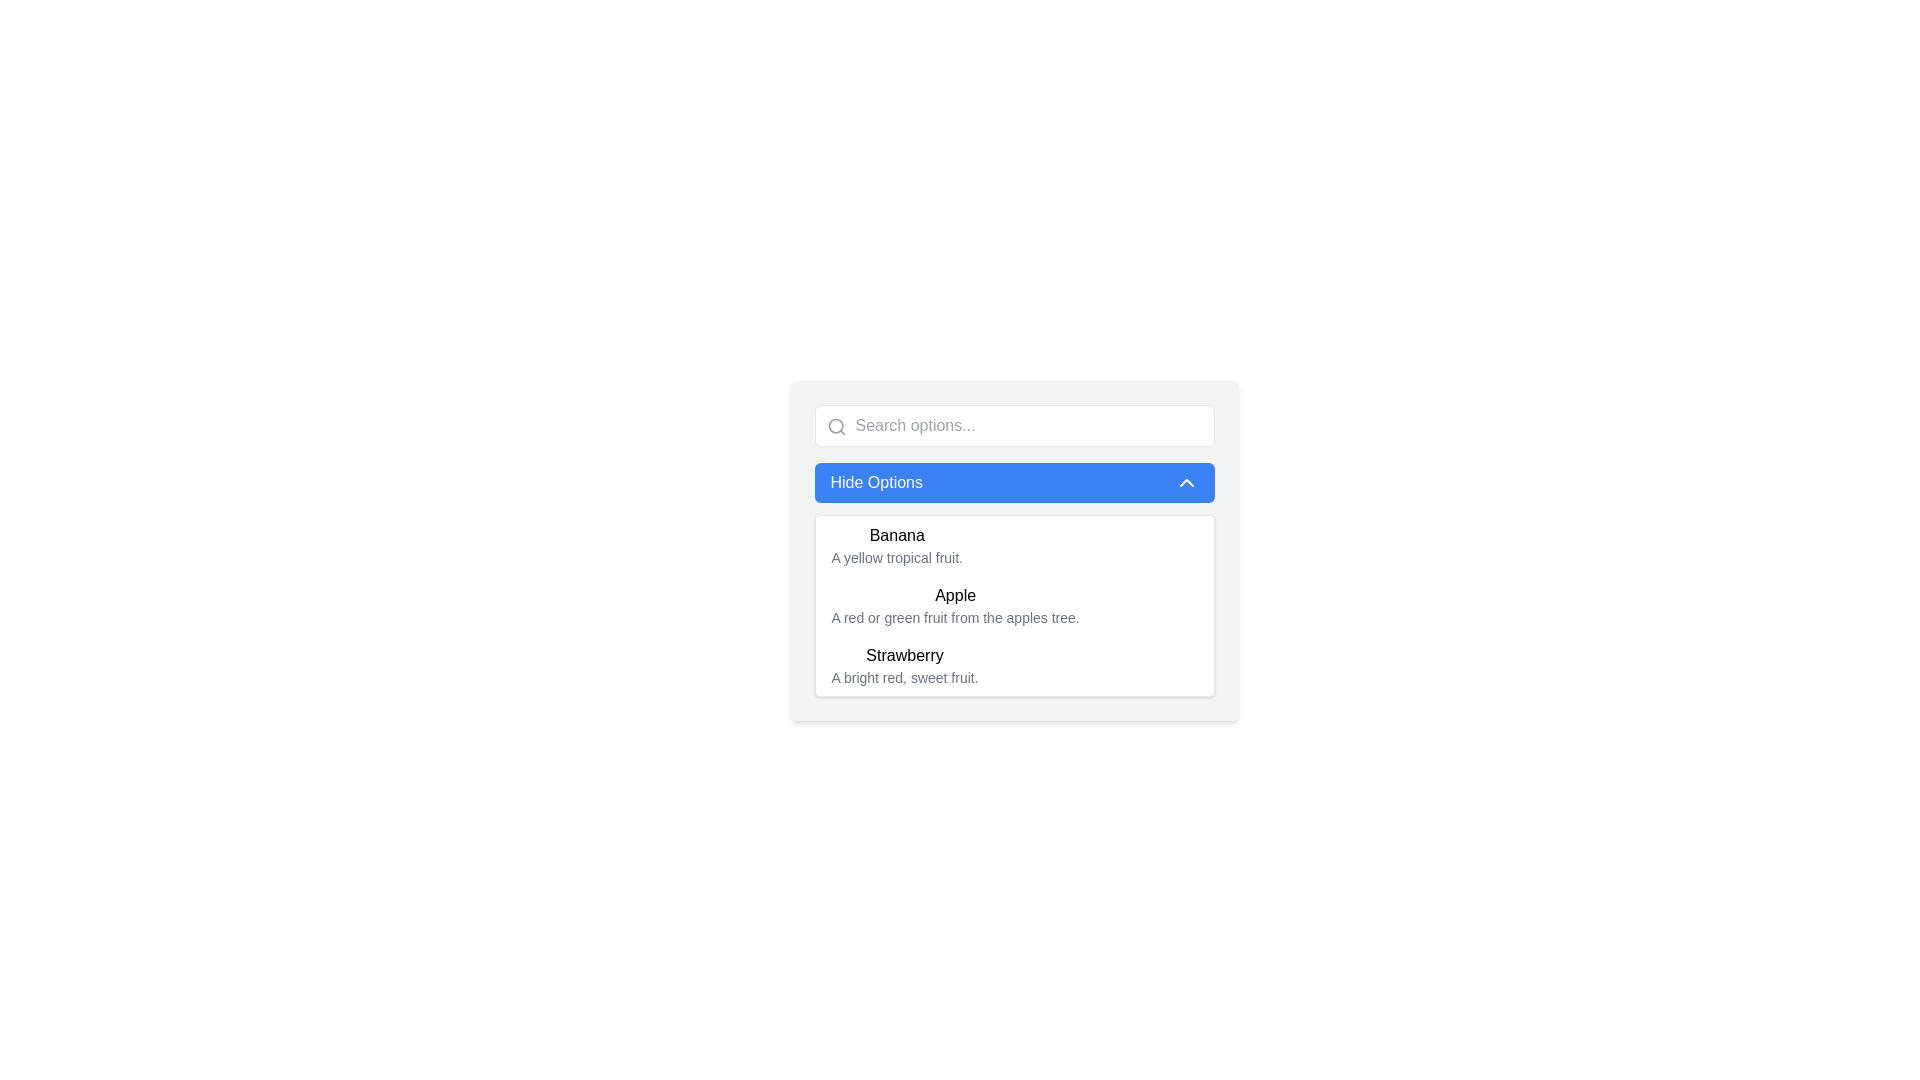 This screenshot has width=1920, height=1080. I want to click on the button located beneath the search field, so click(1014, 482).